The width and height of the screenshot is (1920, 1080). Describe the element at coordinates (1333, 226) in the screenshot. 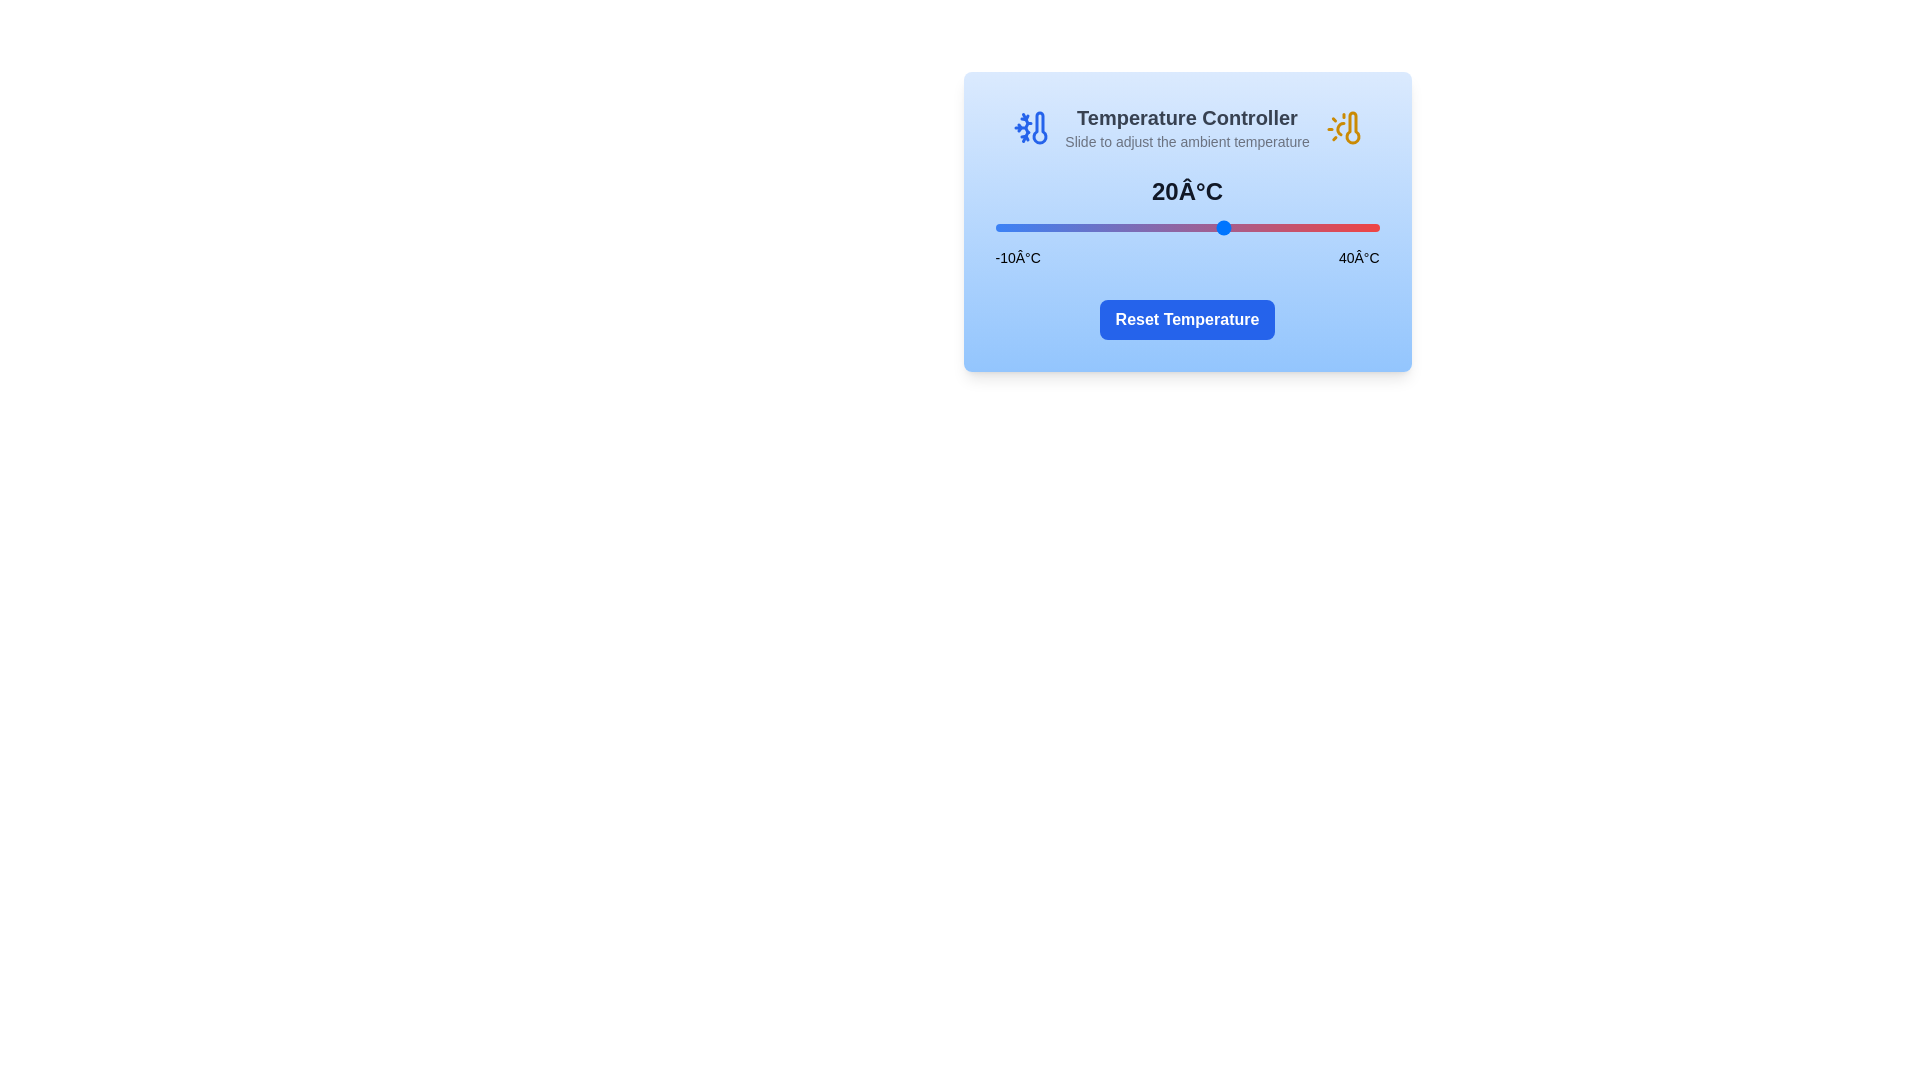

I see `the temperature` at that location.